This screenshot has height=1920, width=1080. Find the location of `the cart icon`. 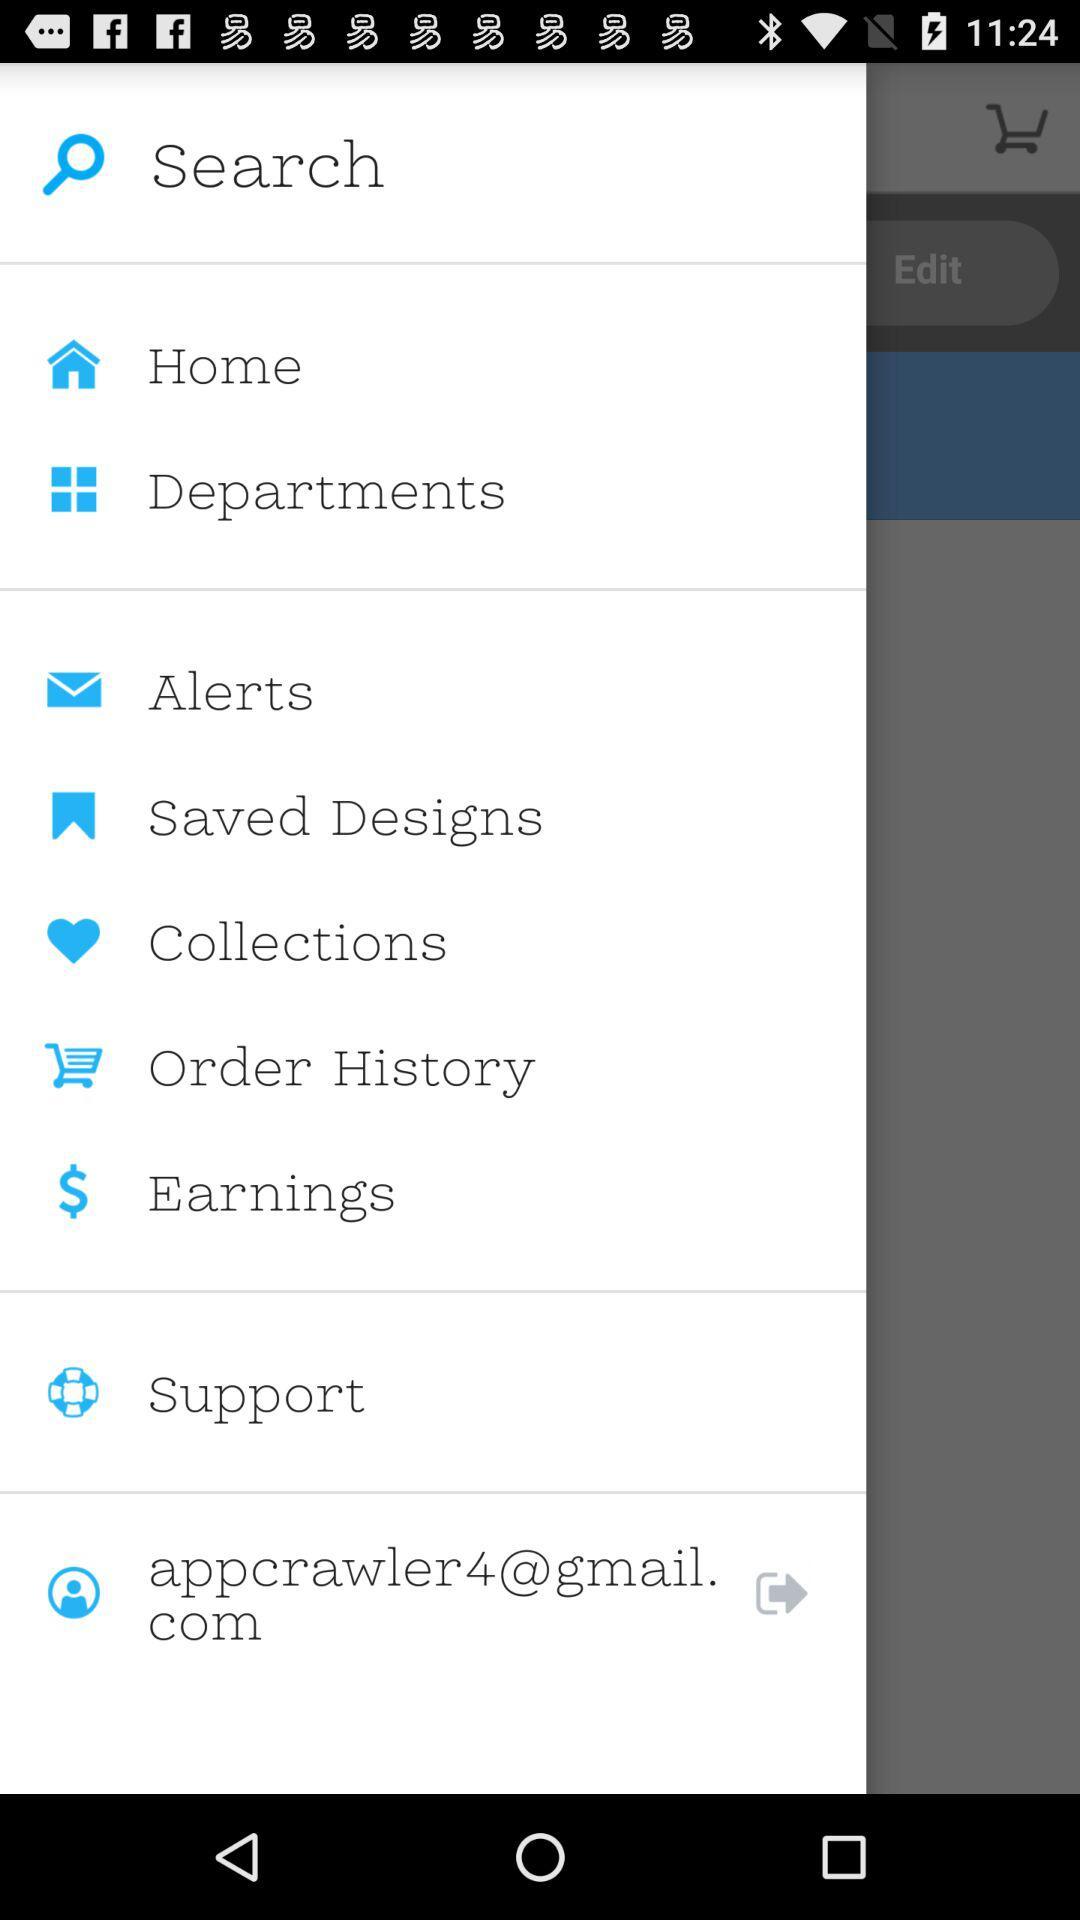

the cart icon is located at coordinates (1017, 136).